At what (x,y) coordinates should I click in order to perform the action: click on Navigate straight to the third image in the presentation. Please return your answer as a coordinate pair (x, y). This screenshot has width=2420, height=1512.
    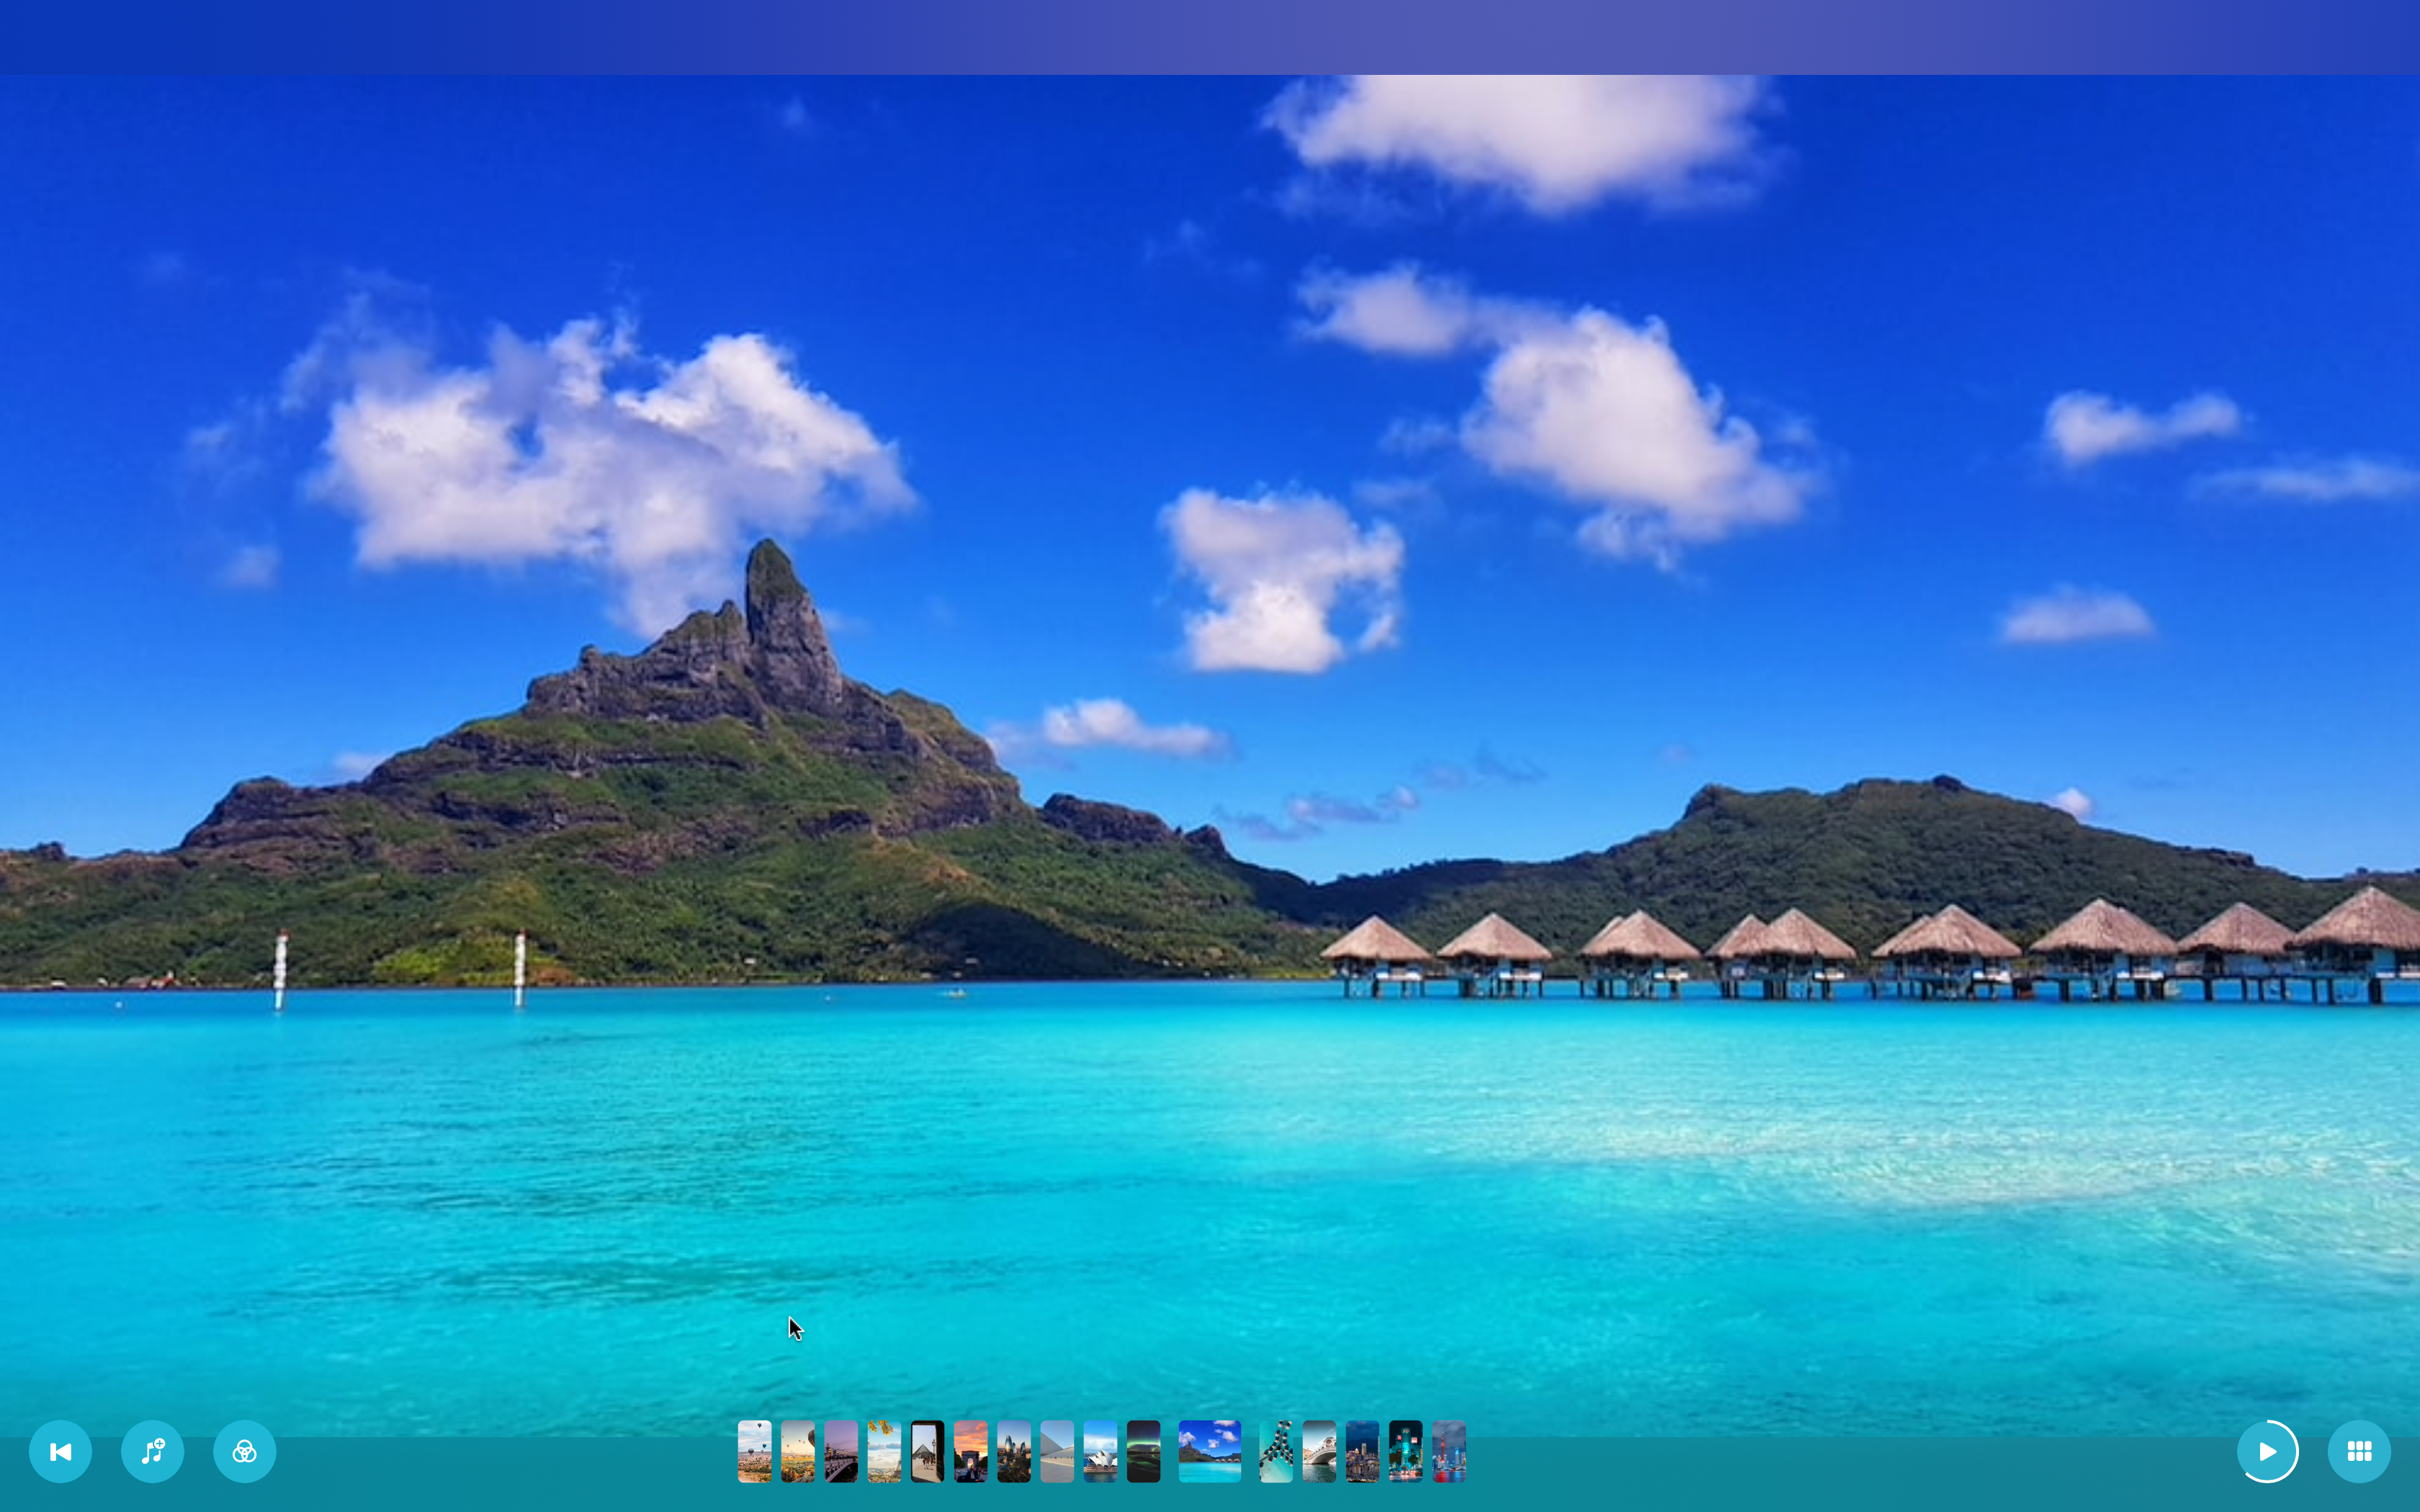
    Looking at the image, I should click on (841, 1450).